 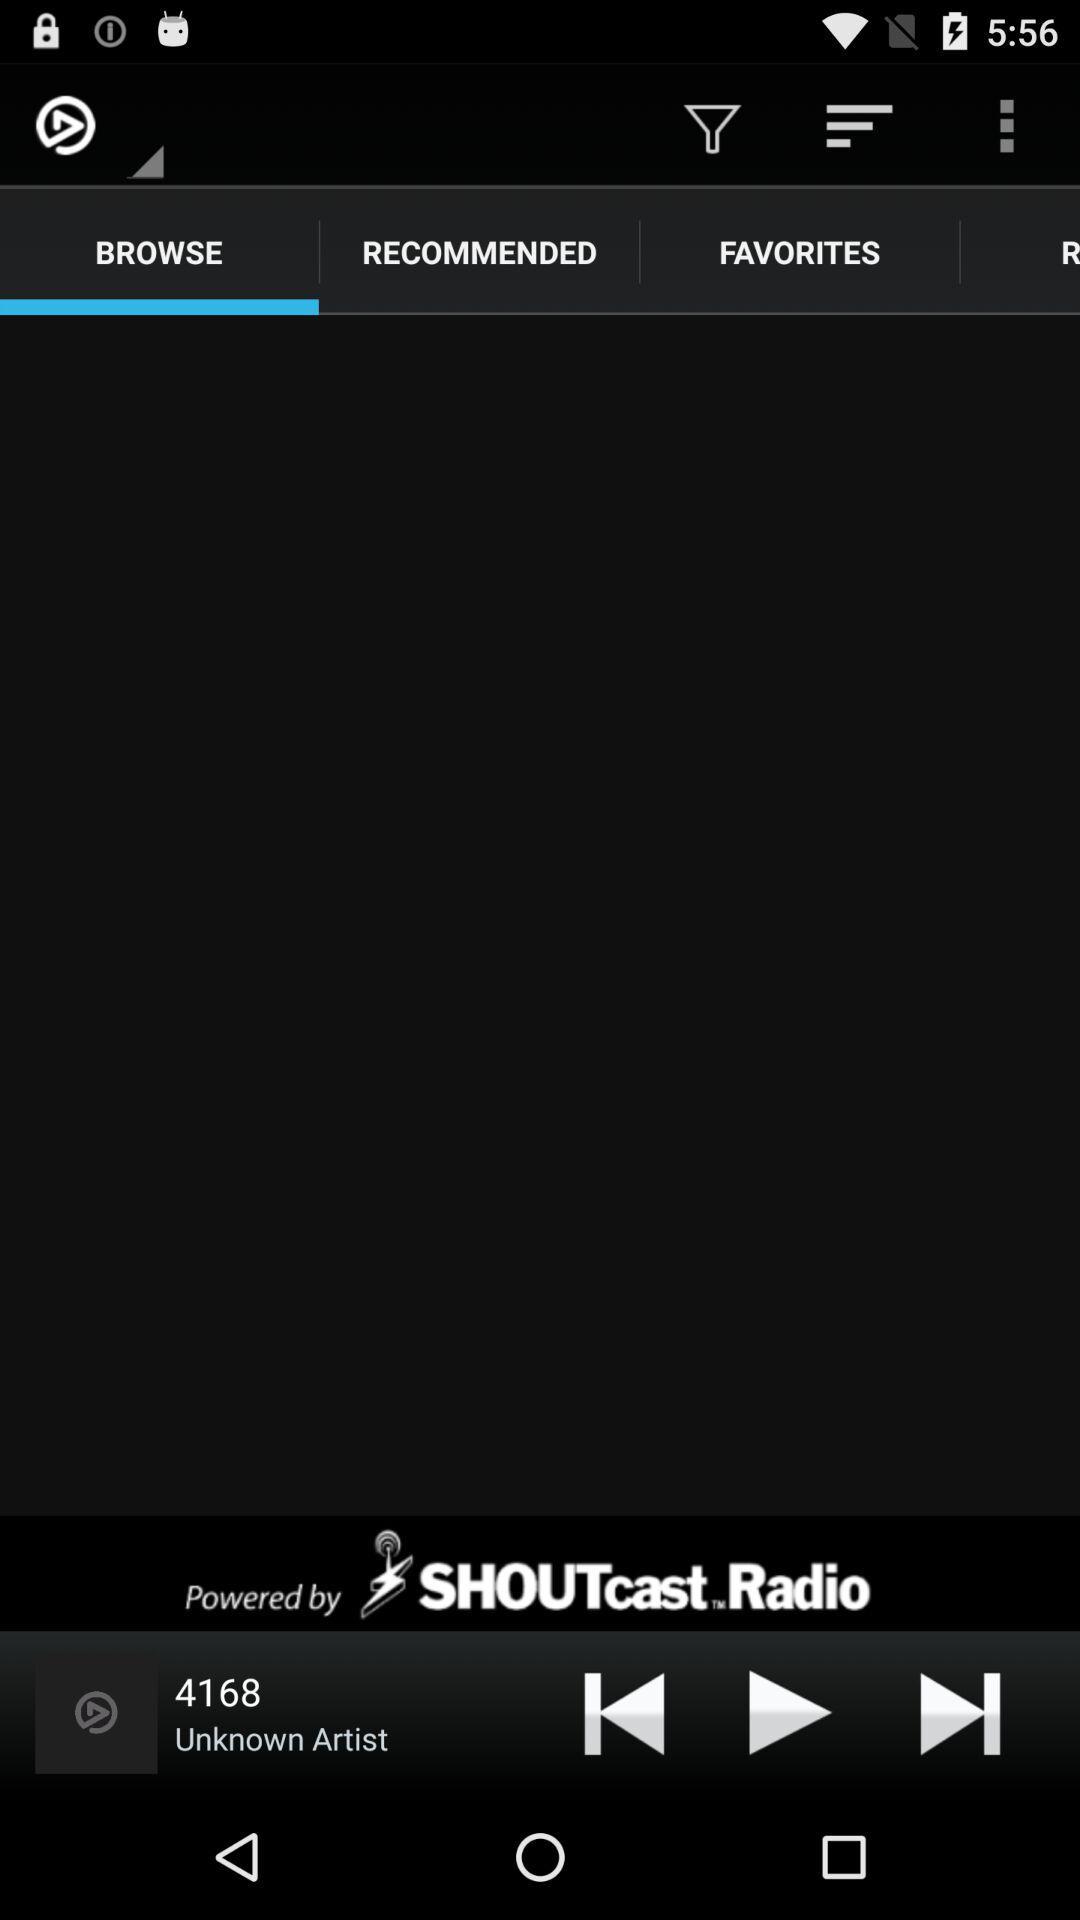 I want to click on beginning or previous, so click(x=623, y=1711).